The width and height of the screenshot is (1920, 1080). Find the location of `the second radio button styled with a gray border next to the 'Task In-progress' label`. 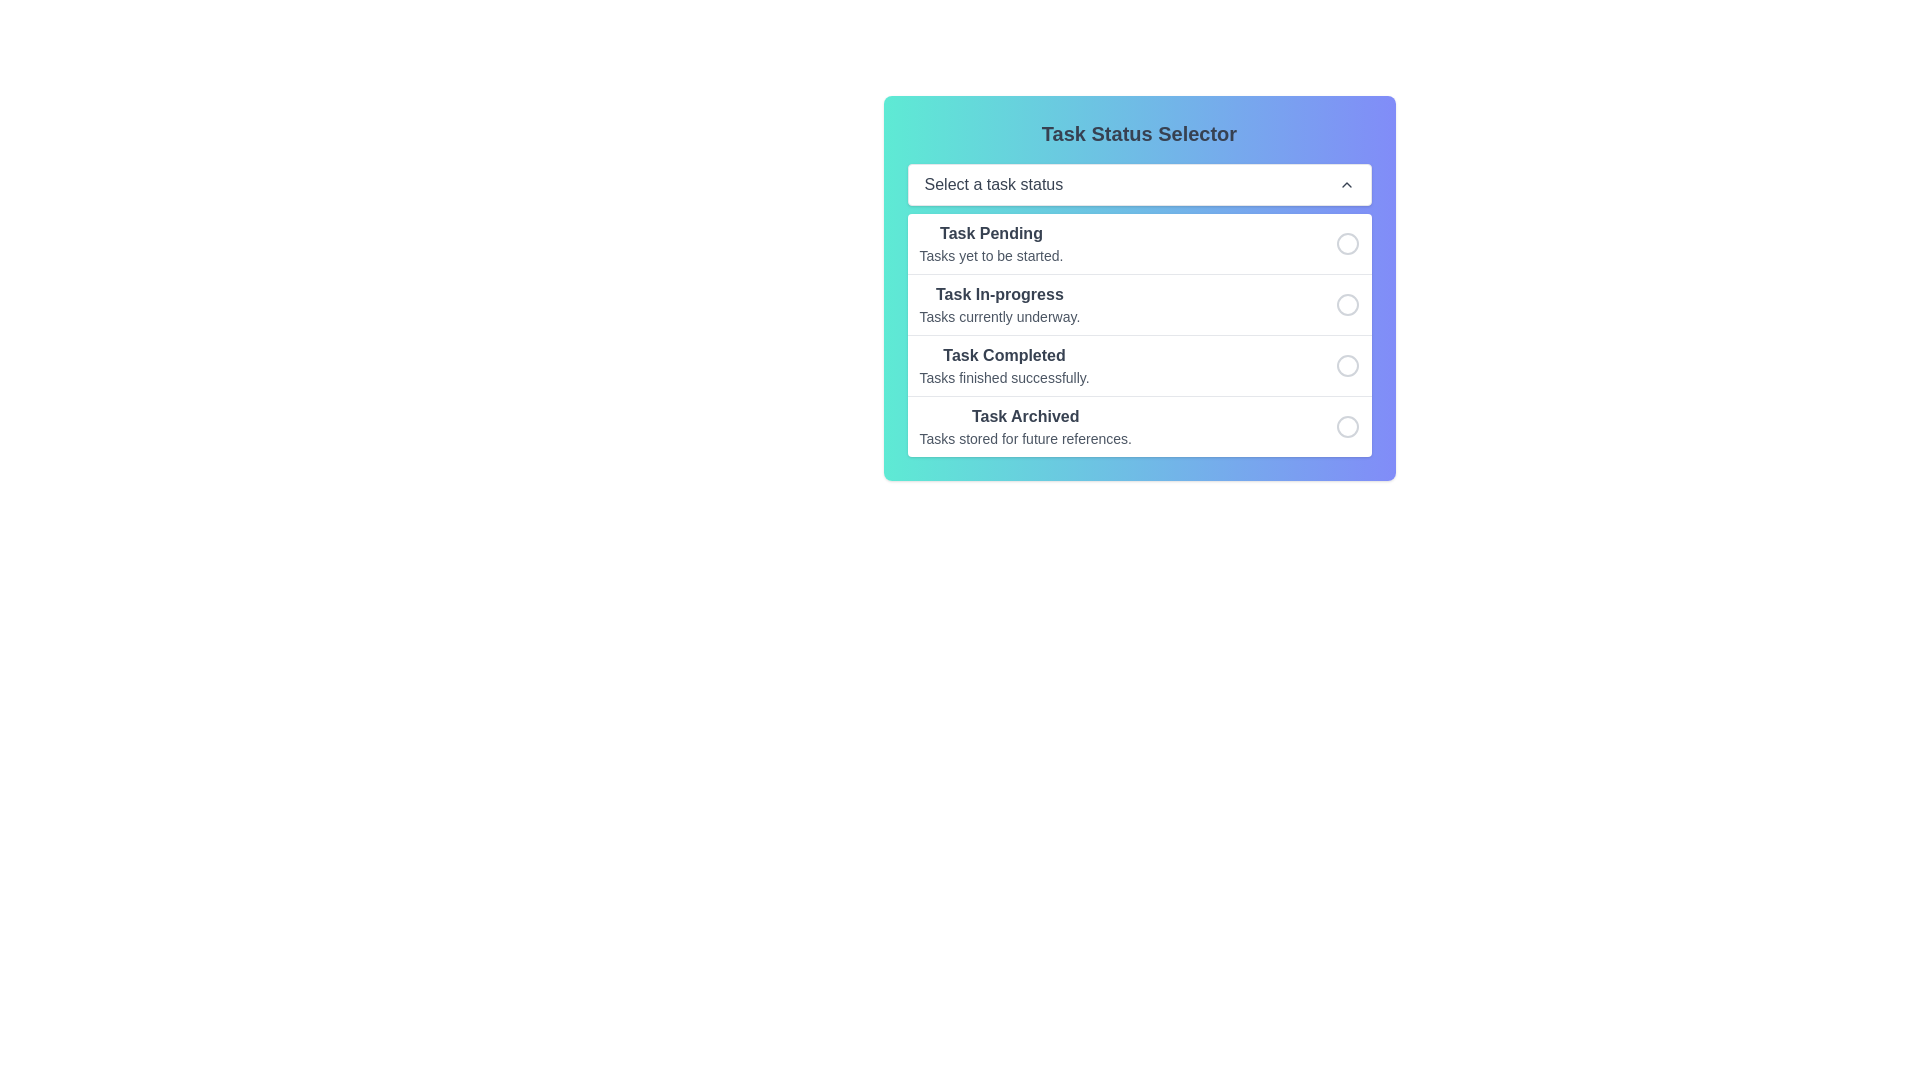

the second radio button styled with a gray border next to the 'Task In-progress' label is located at coordinates (1347, 304).